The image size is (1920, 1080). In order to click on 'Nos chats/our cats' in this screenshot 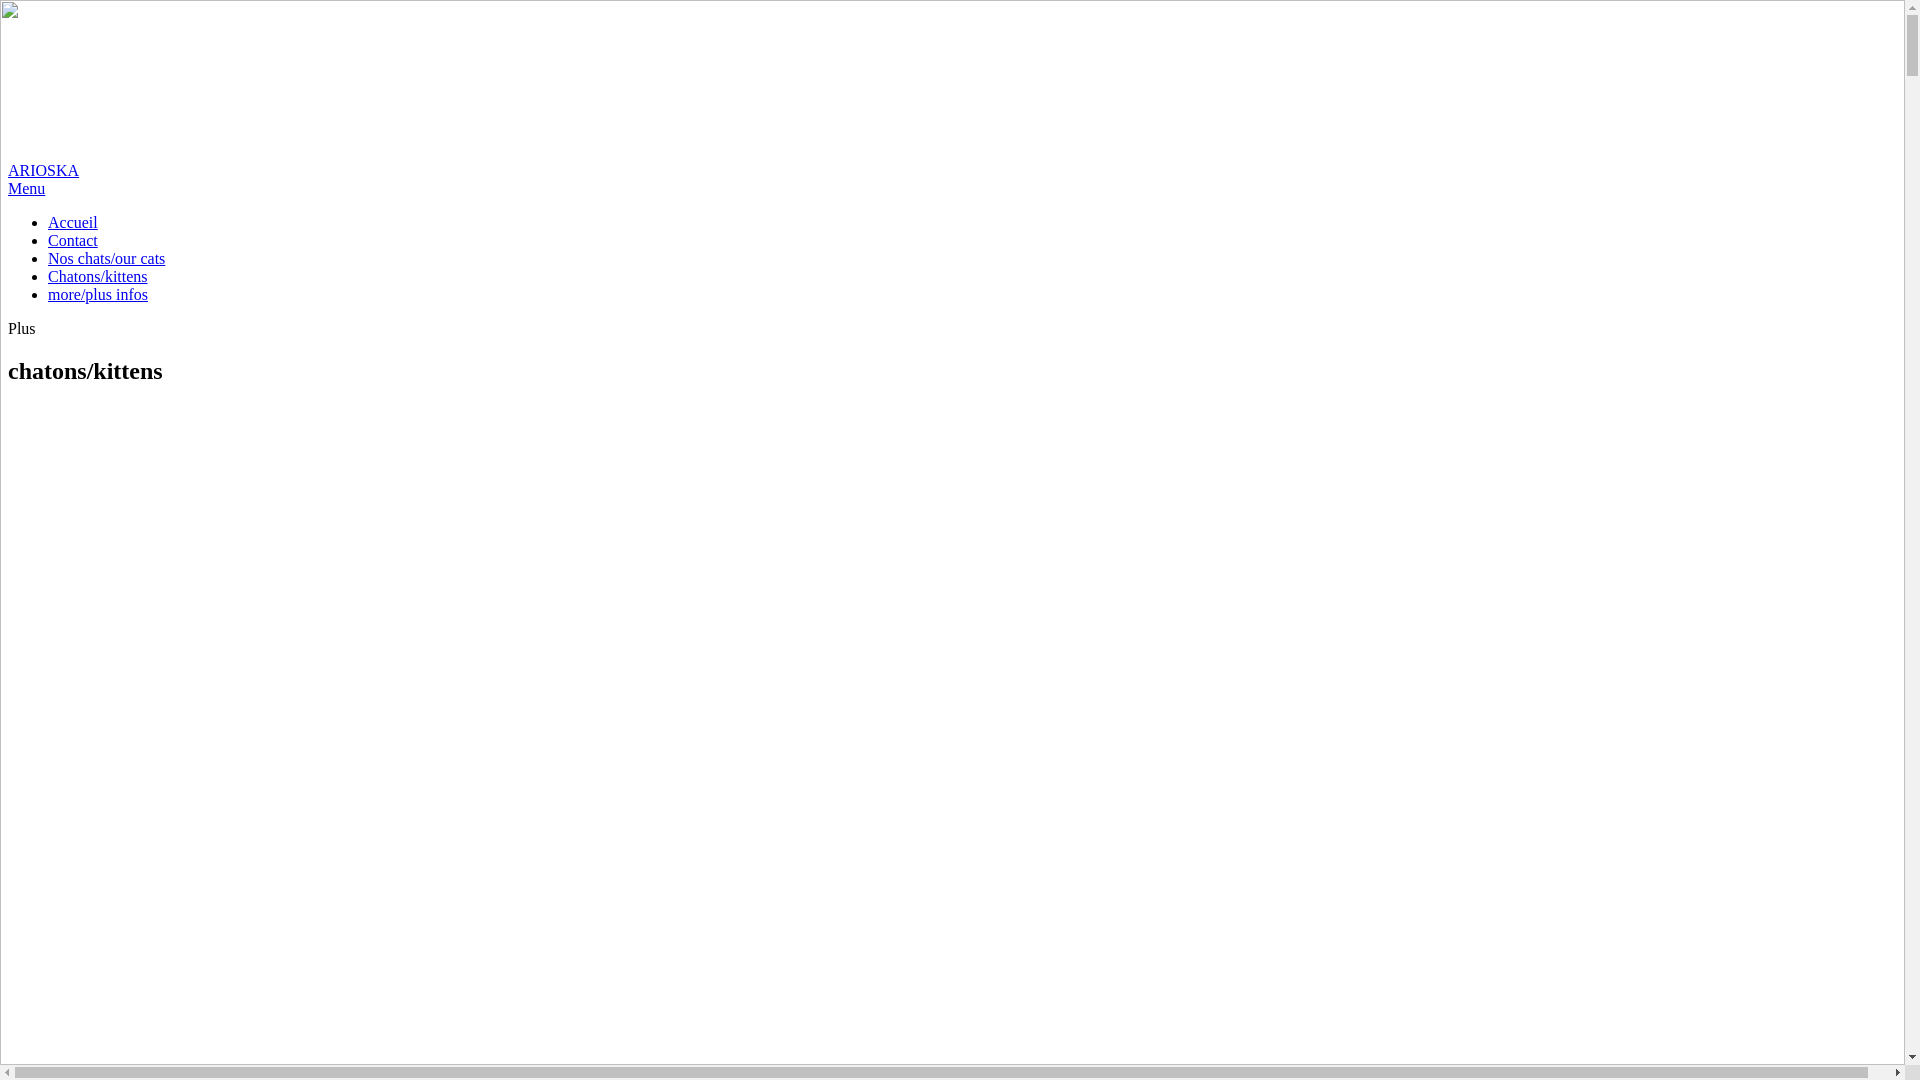, I will do `click(105, 257)`.